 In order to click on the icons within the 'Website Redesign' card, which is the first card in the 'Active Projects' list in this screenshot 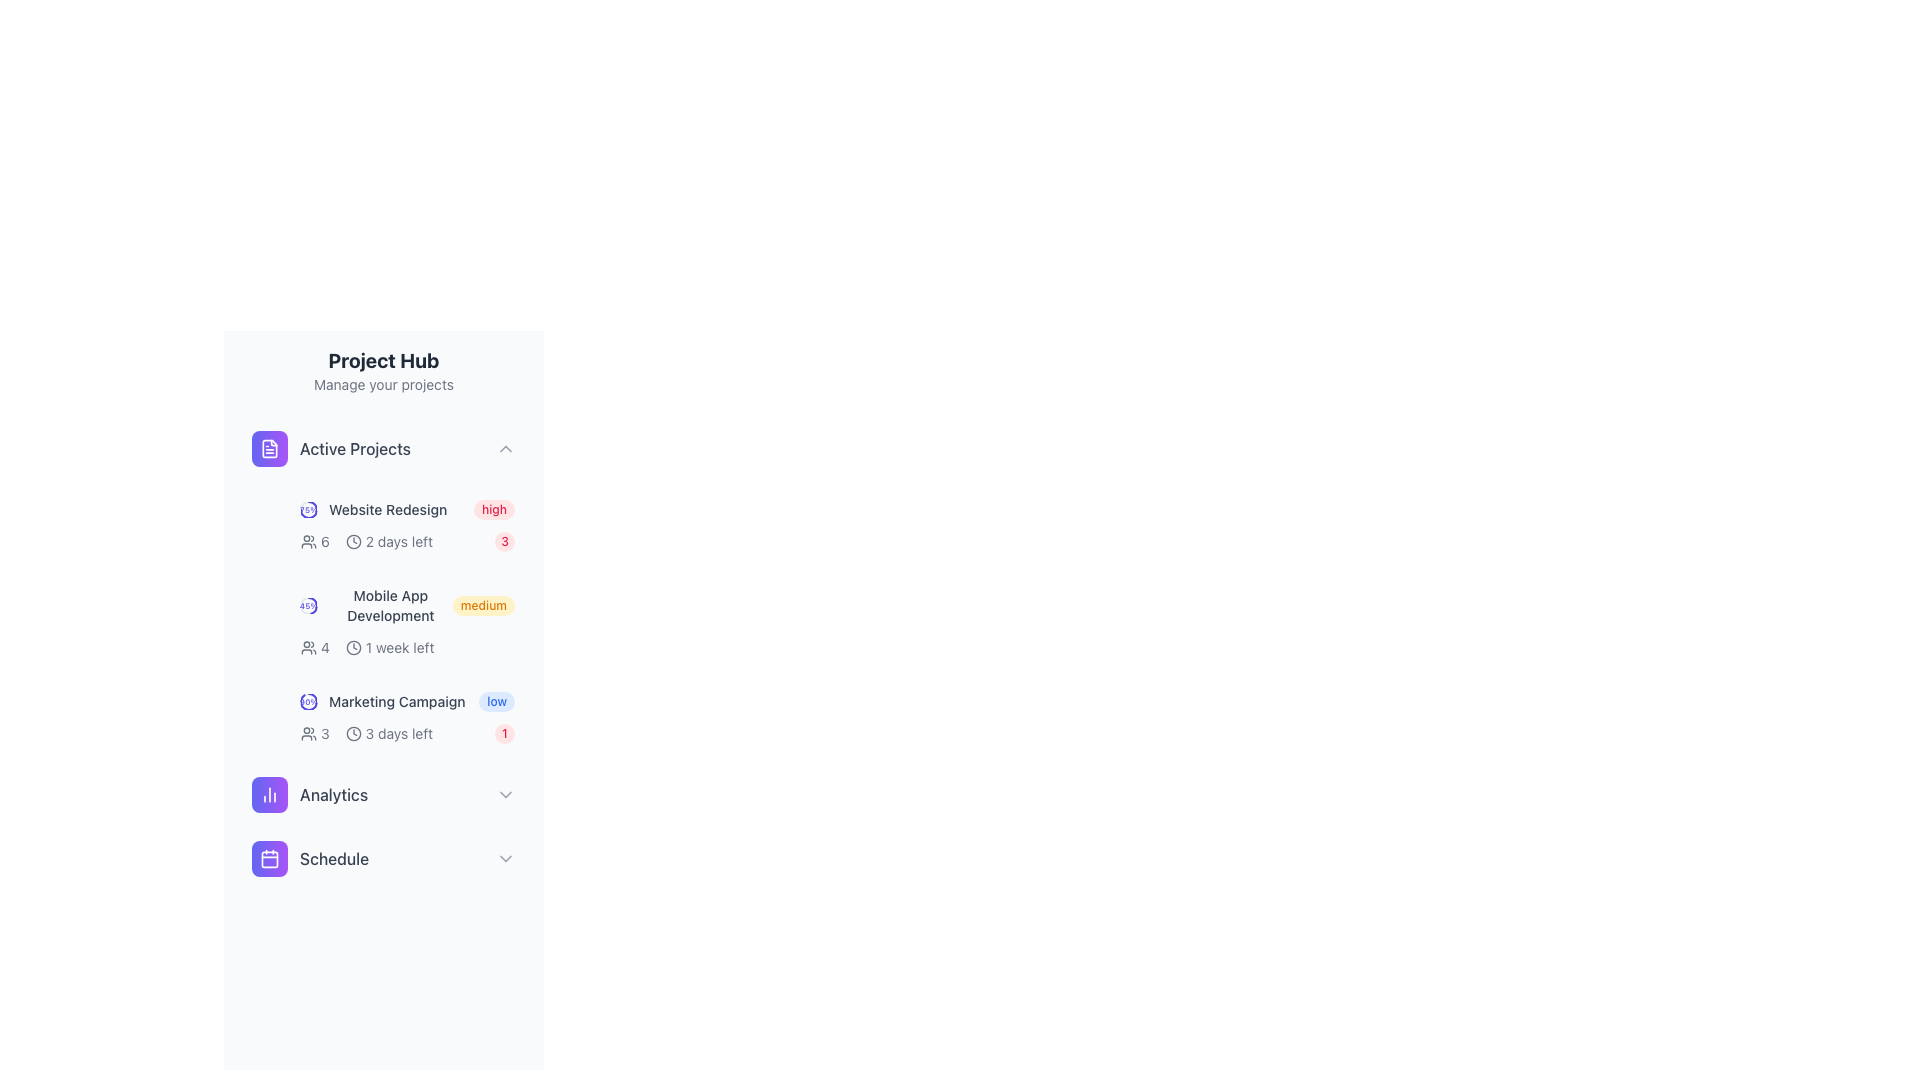, I will do `click(407, 524)`.